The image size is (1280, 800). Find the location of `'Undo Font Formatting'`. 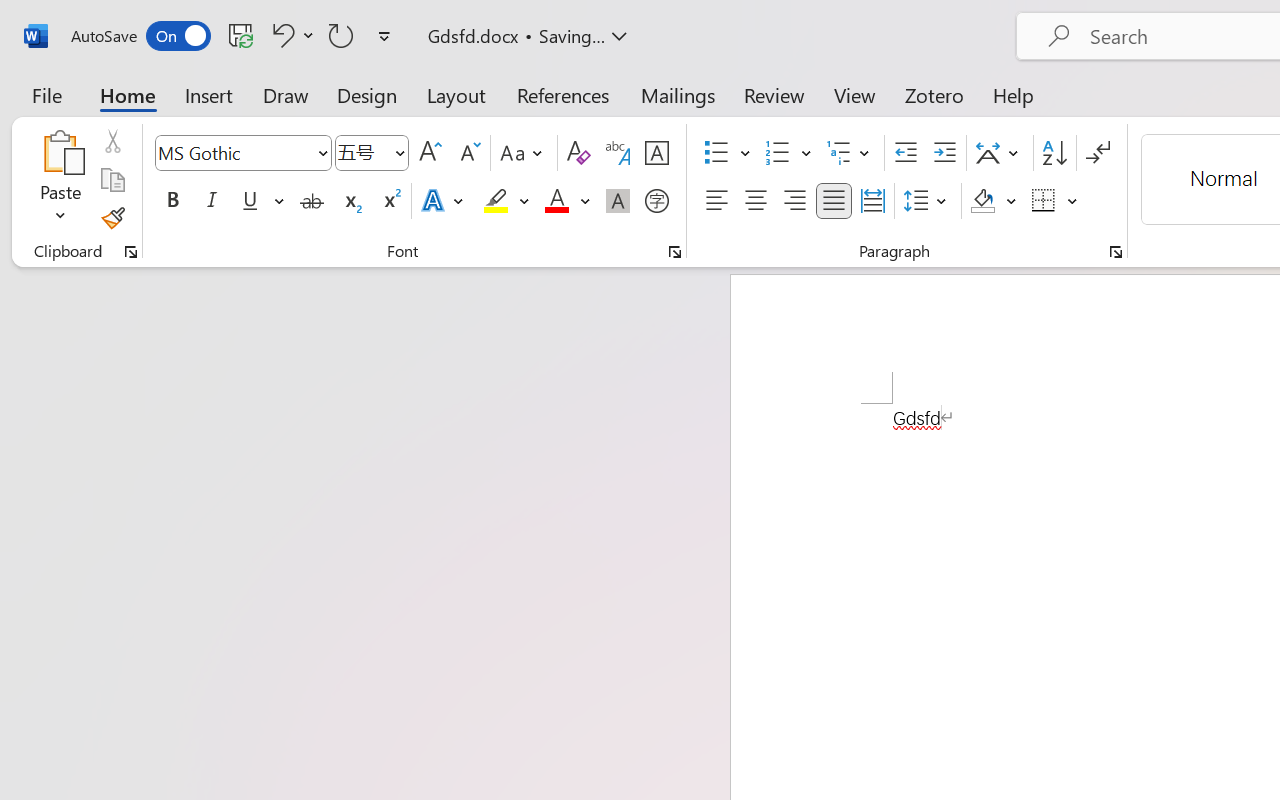

'Undo Font Formatting' is located at coordinates (279, 34).